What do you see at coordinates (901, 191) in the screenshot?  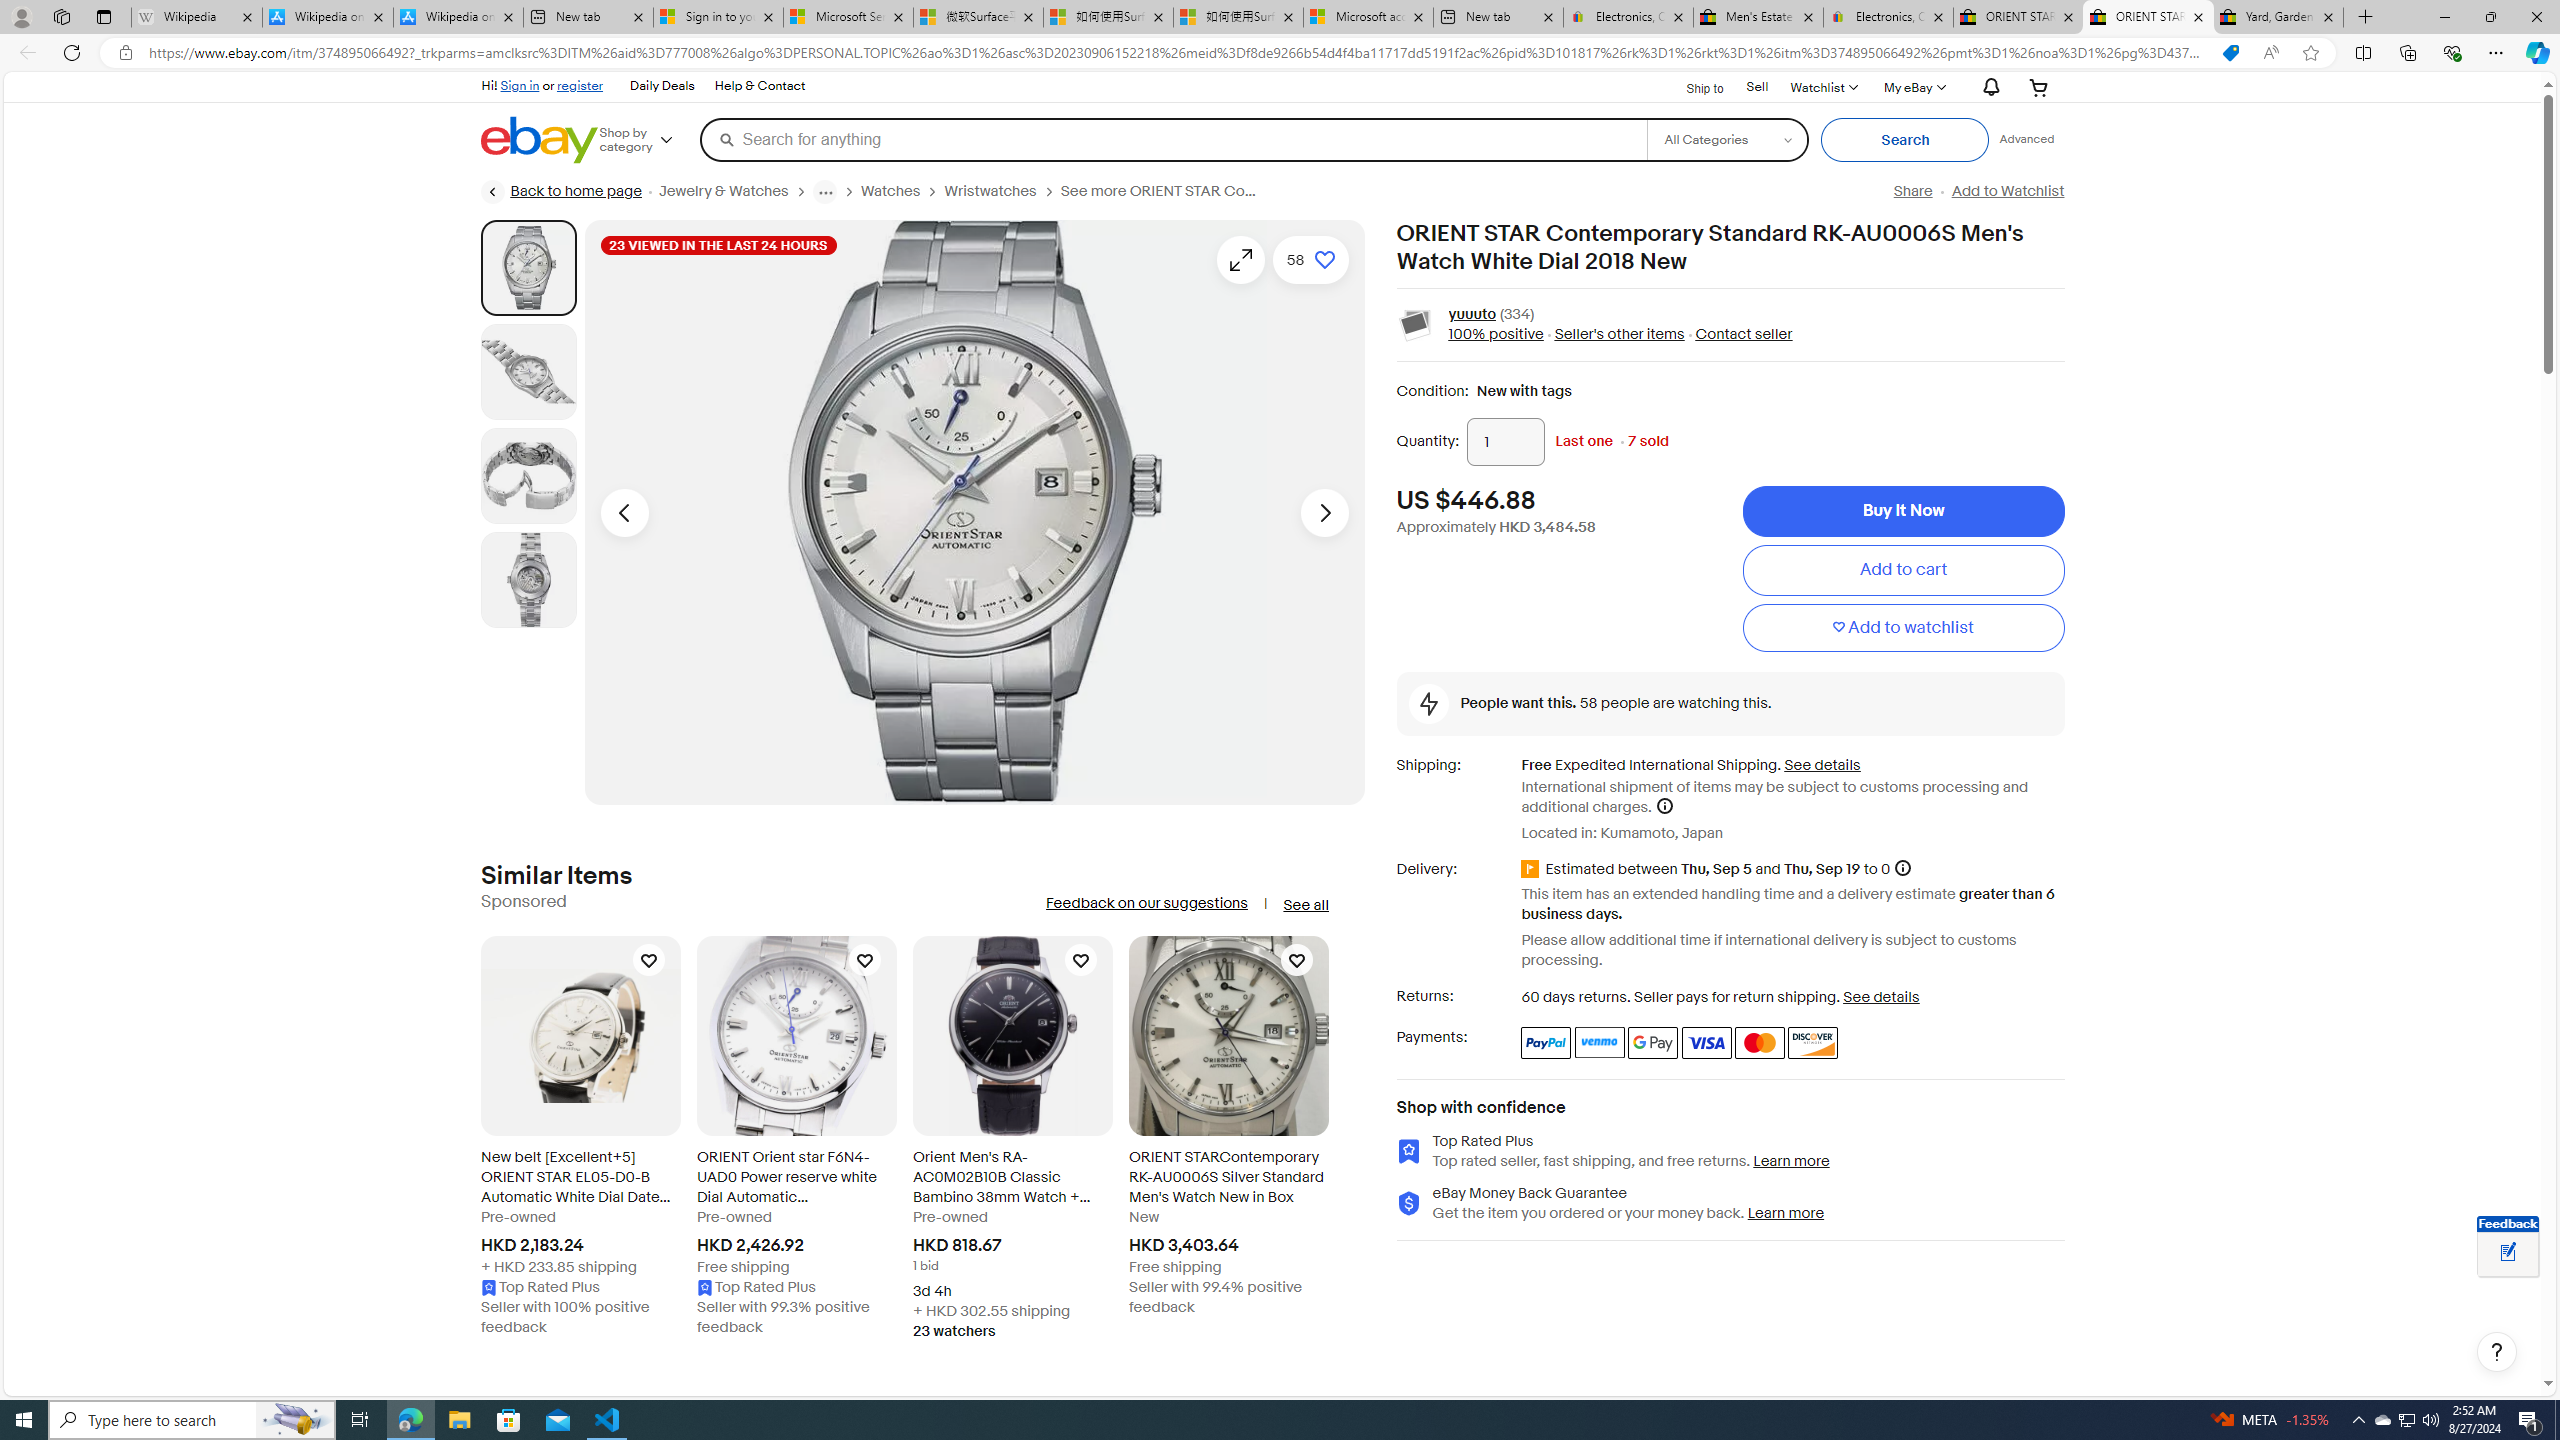 I see `'Watches'` at bounding box center [901, 191].